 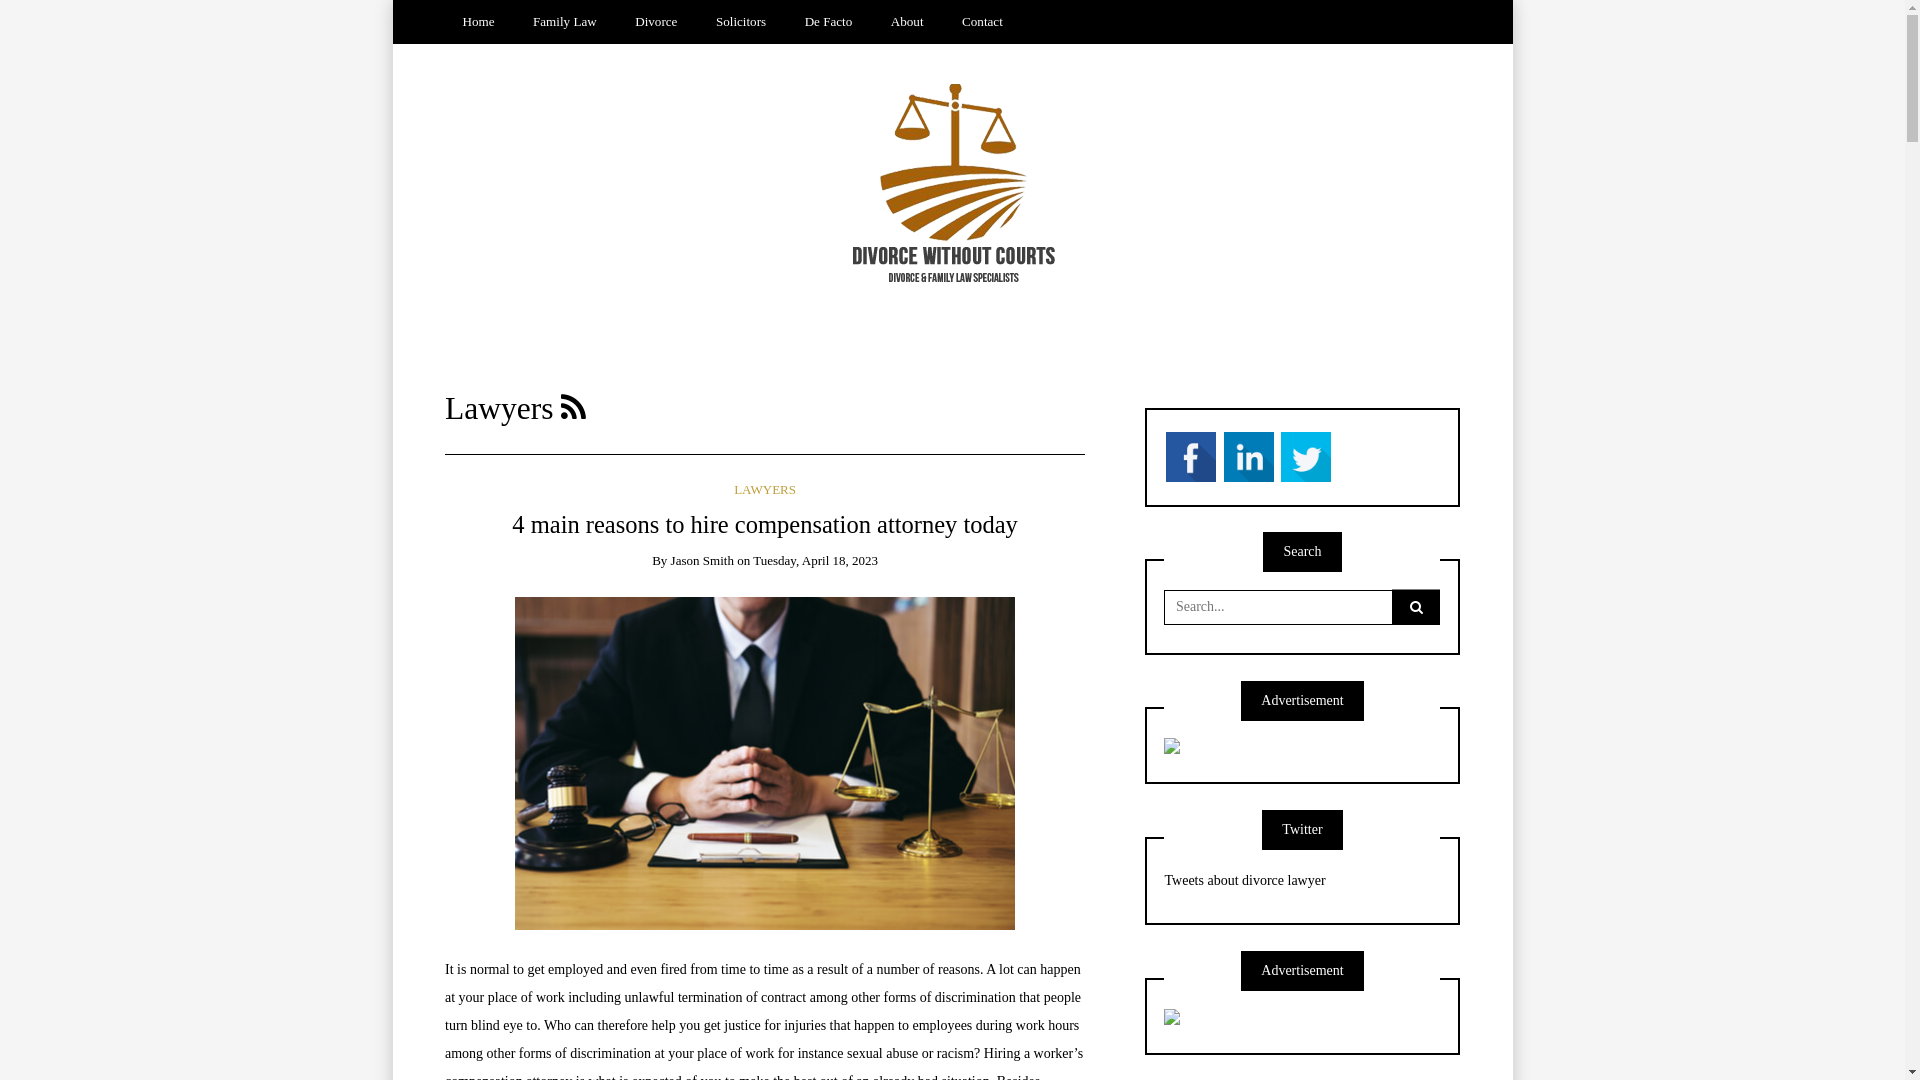 What do you see at coordinates (1190, 455) in the screenshot?
I see `'Facebook'` at bounding box center [1190, 455].